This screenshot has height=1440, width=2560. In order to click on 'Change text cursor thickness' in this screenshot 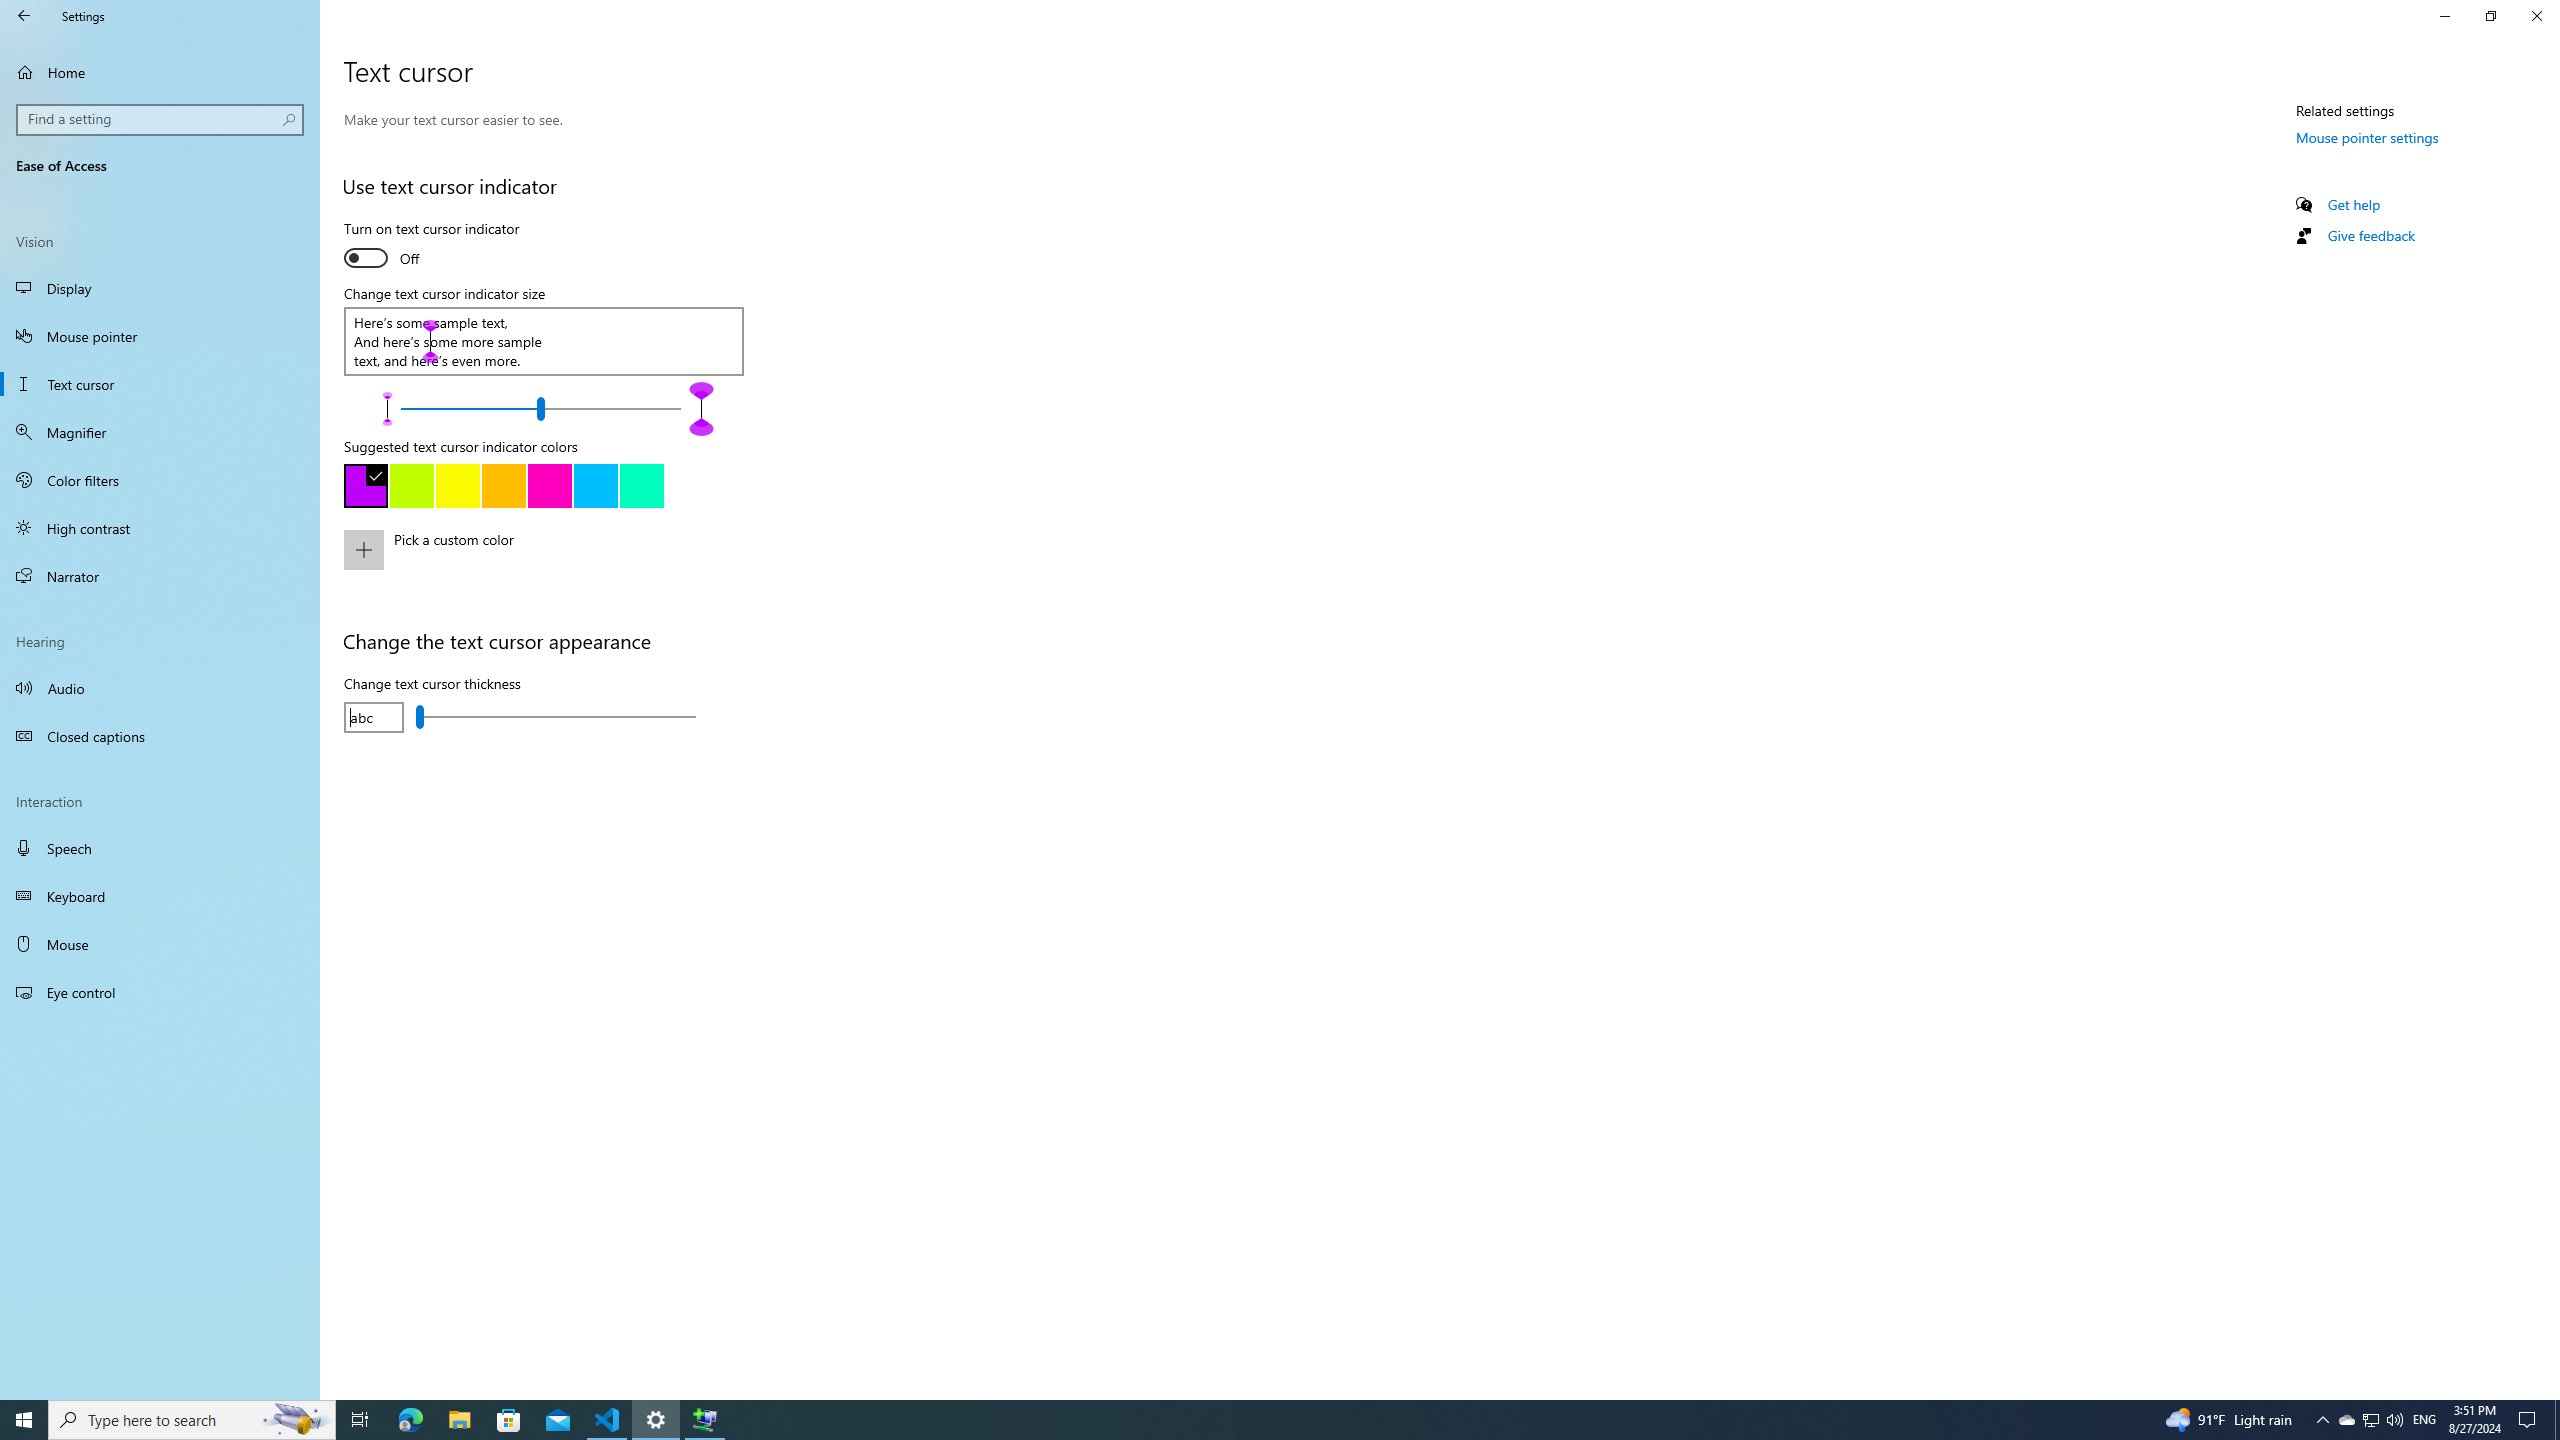, I will do `click(554, 716)`.